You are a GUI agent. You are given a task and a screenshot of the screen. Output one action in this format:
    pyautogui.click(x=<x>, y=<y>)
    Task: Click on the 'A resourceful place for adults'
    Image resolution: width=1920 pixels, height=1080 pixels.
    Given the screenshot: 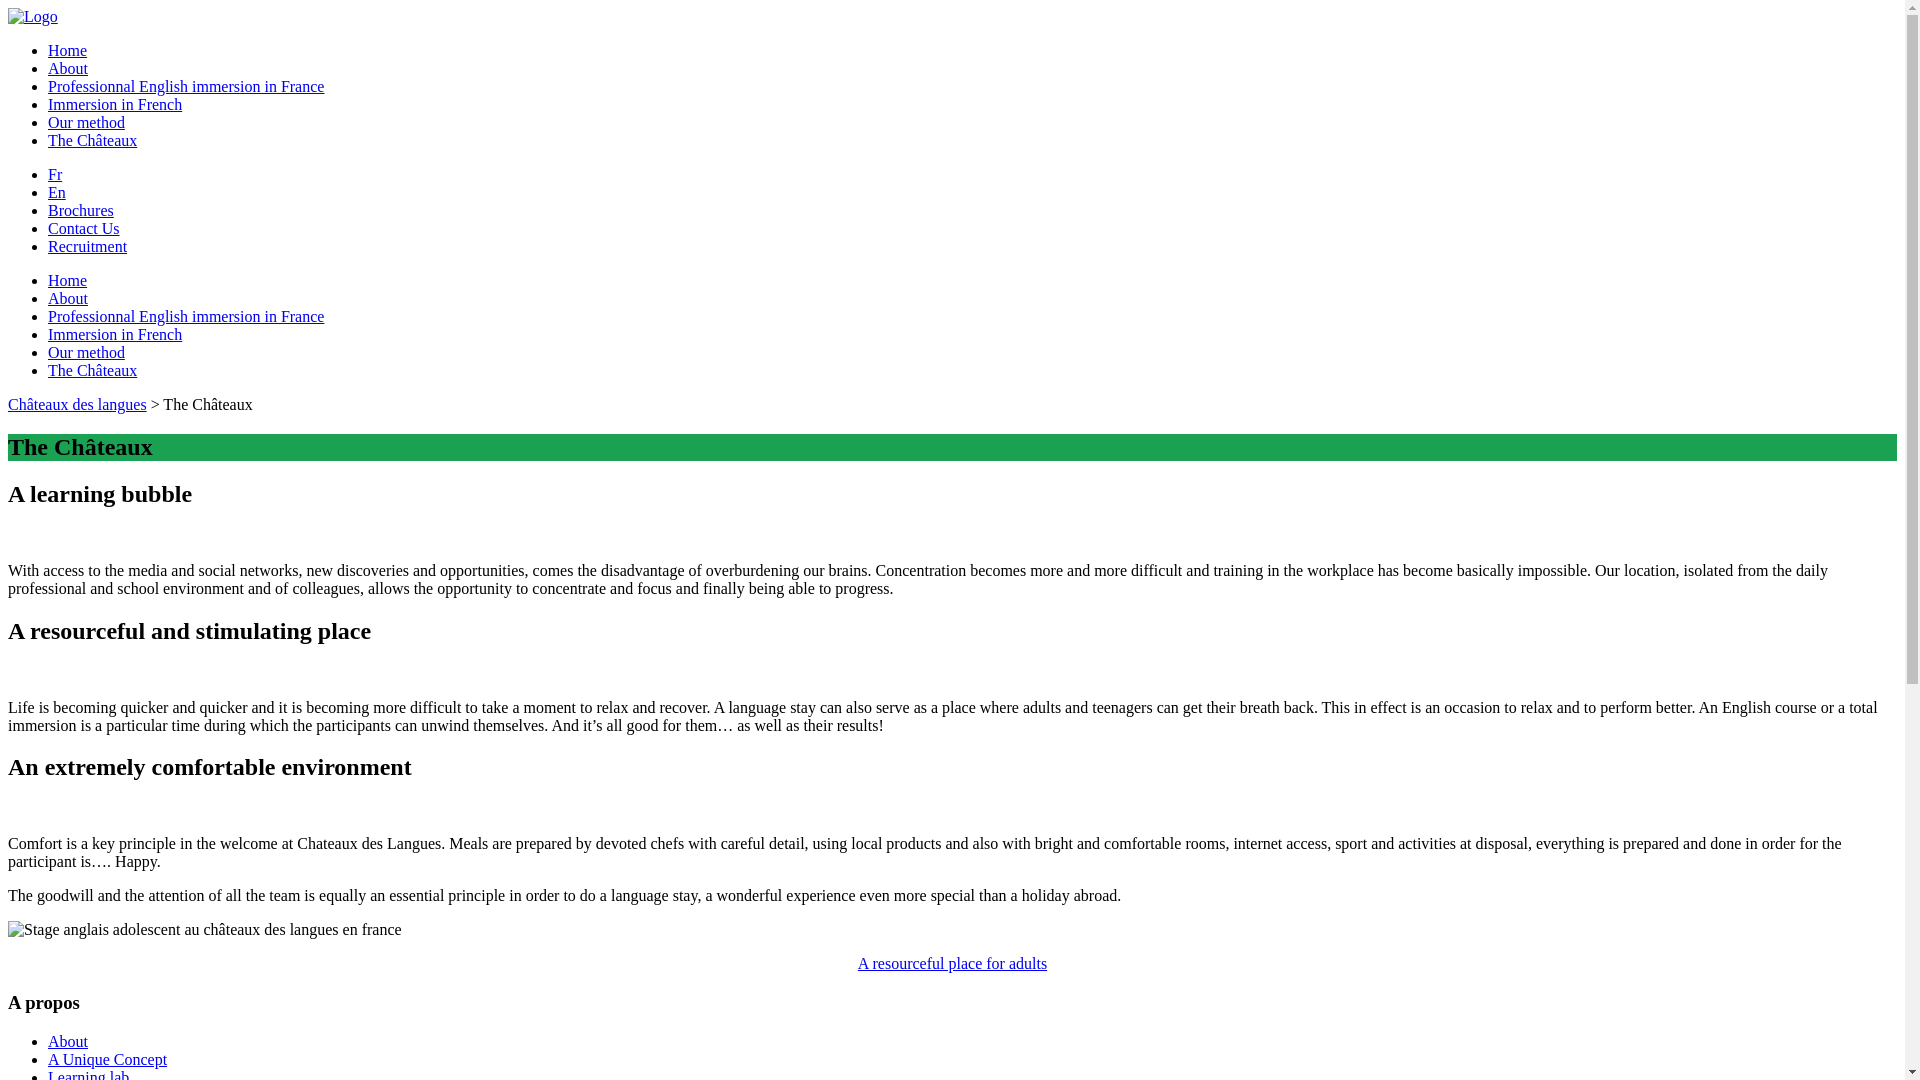 What is the action you would take?
    pyautogui.click(x=951, y=962)
    